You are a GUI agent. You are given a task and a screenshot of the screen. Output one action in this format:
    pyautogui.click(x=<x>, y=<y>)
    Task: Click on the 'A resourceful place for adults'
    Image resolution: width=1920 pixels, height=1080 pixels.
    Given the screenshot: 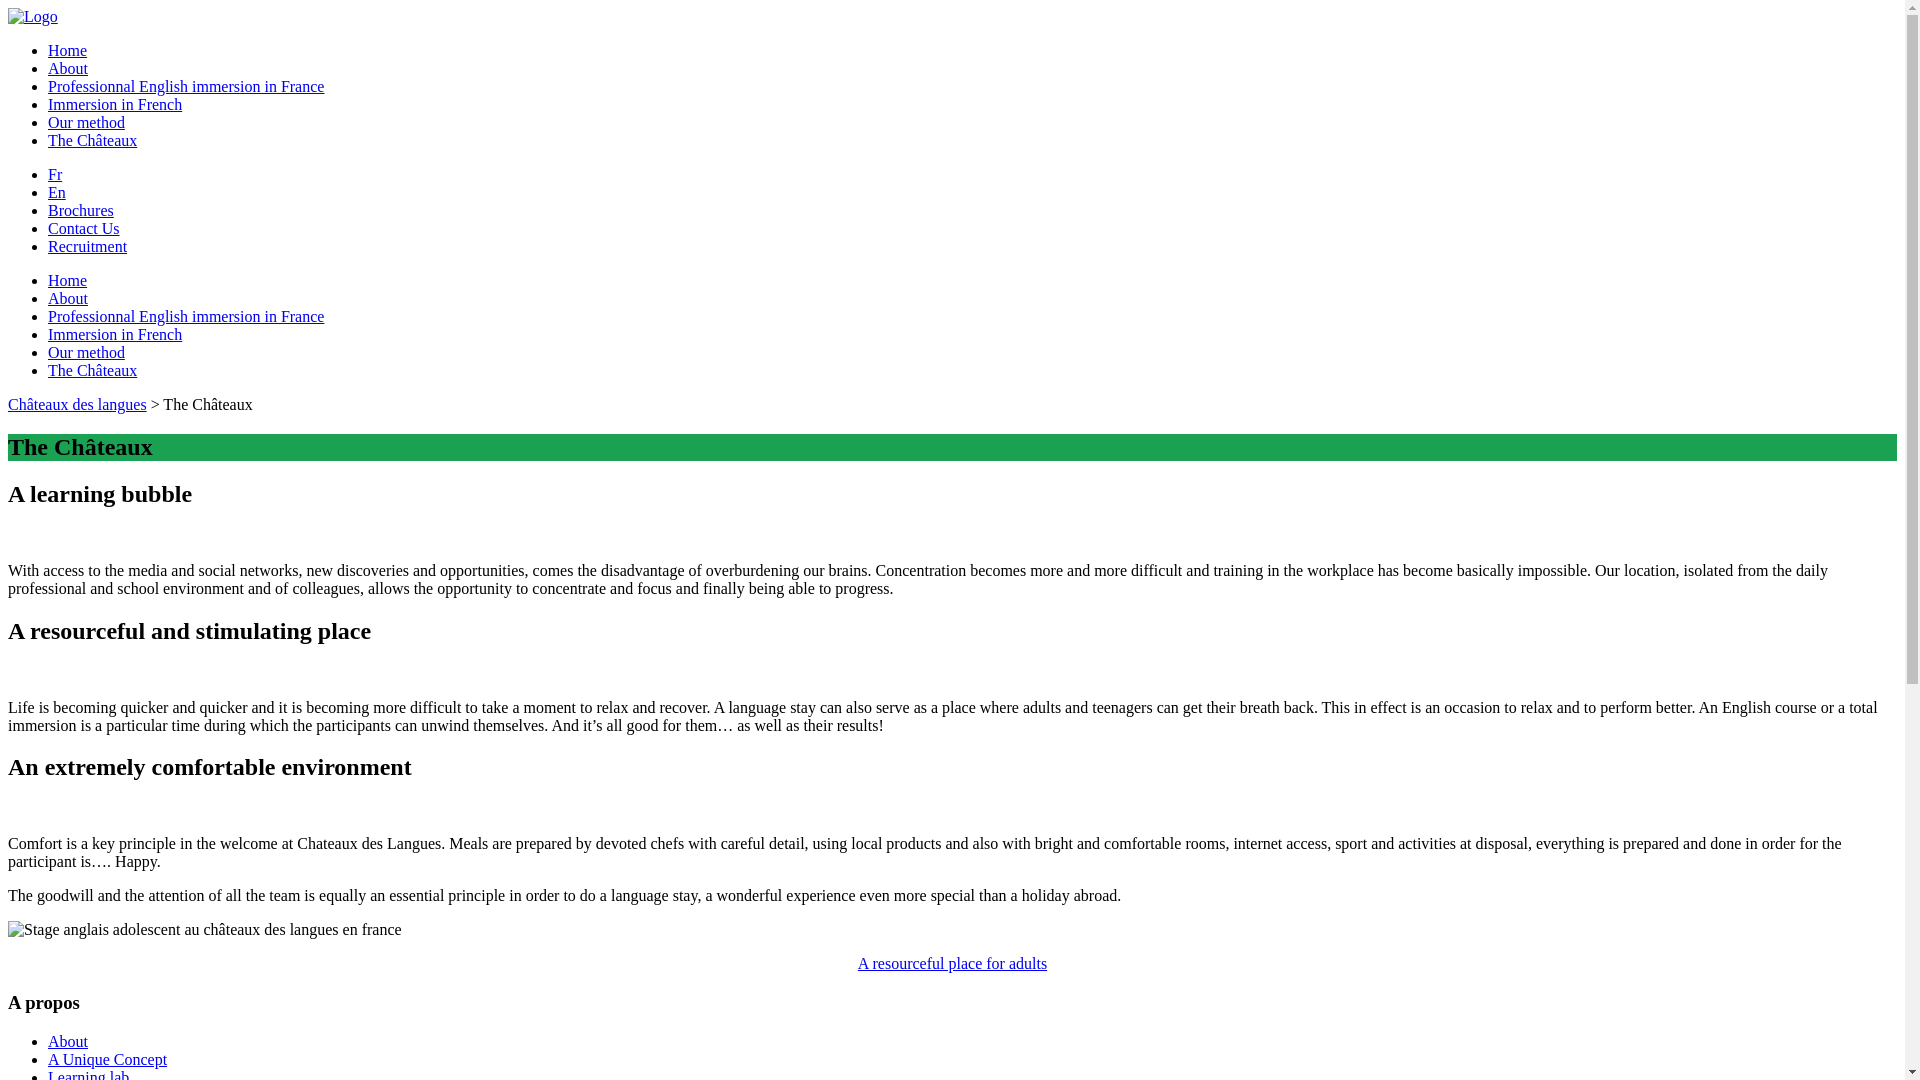 What is the action you would take?
    pyautogui.click(x=951, y=962)
    